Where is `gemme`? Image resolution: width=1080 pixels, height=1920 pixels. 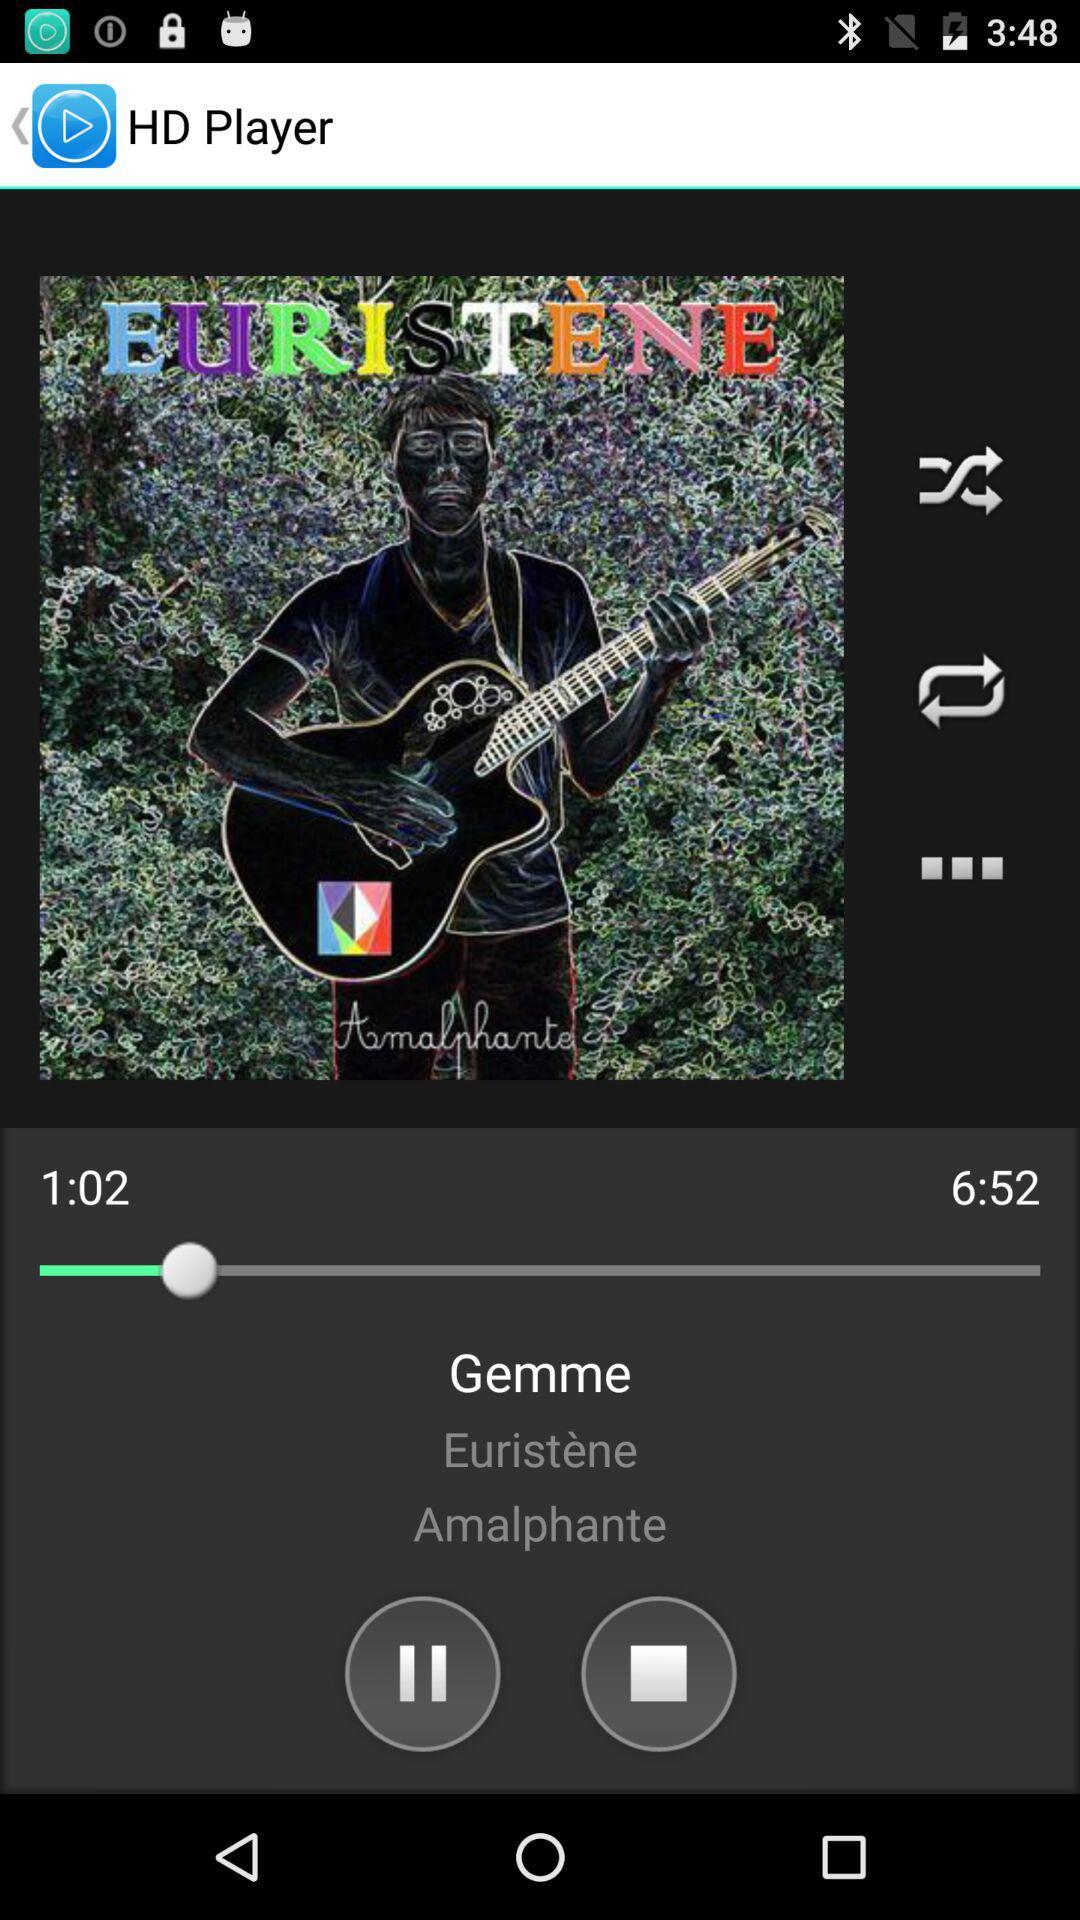
gemme is located at coordinates (540, 1370).